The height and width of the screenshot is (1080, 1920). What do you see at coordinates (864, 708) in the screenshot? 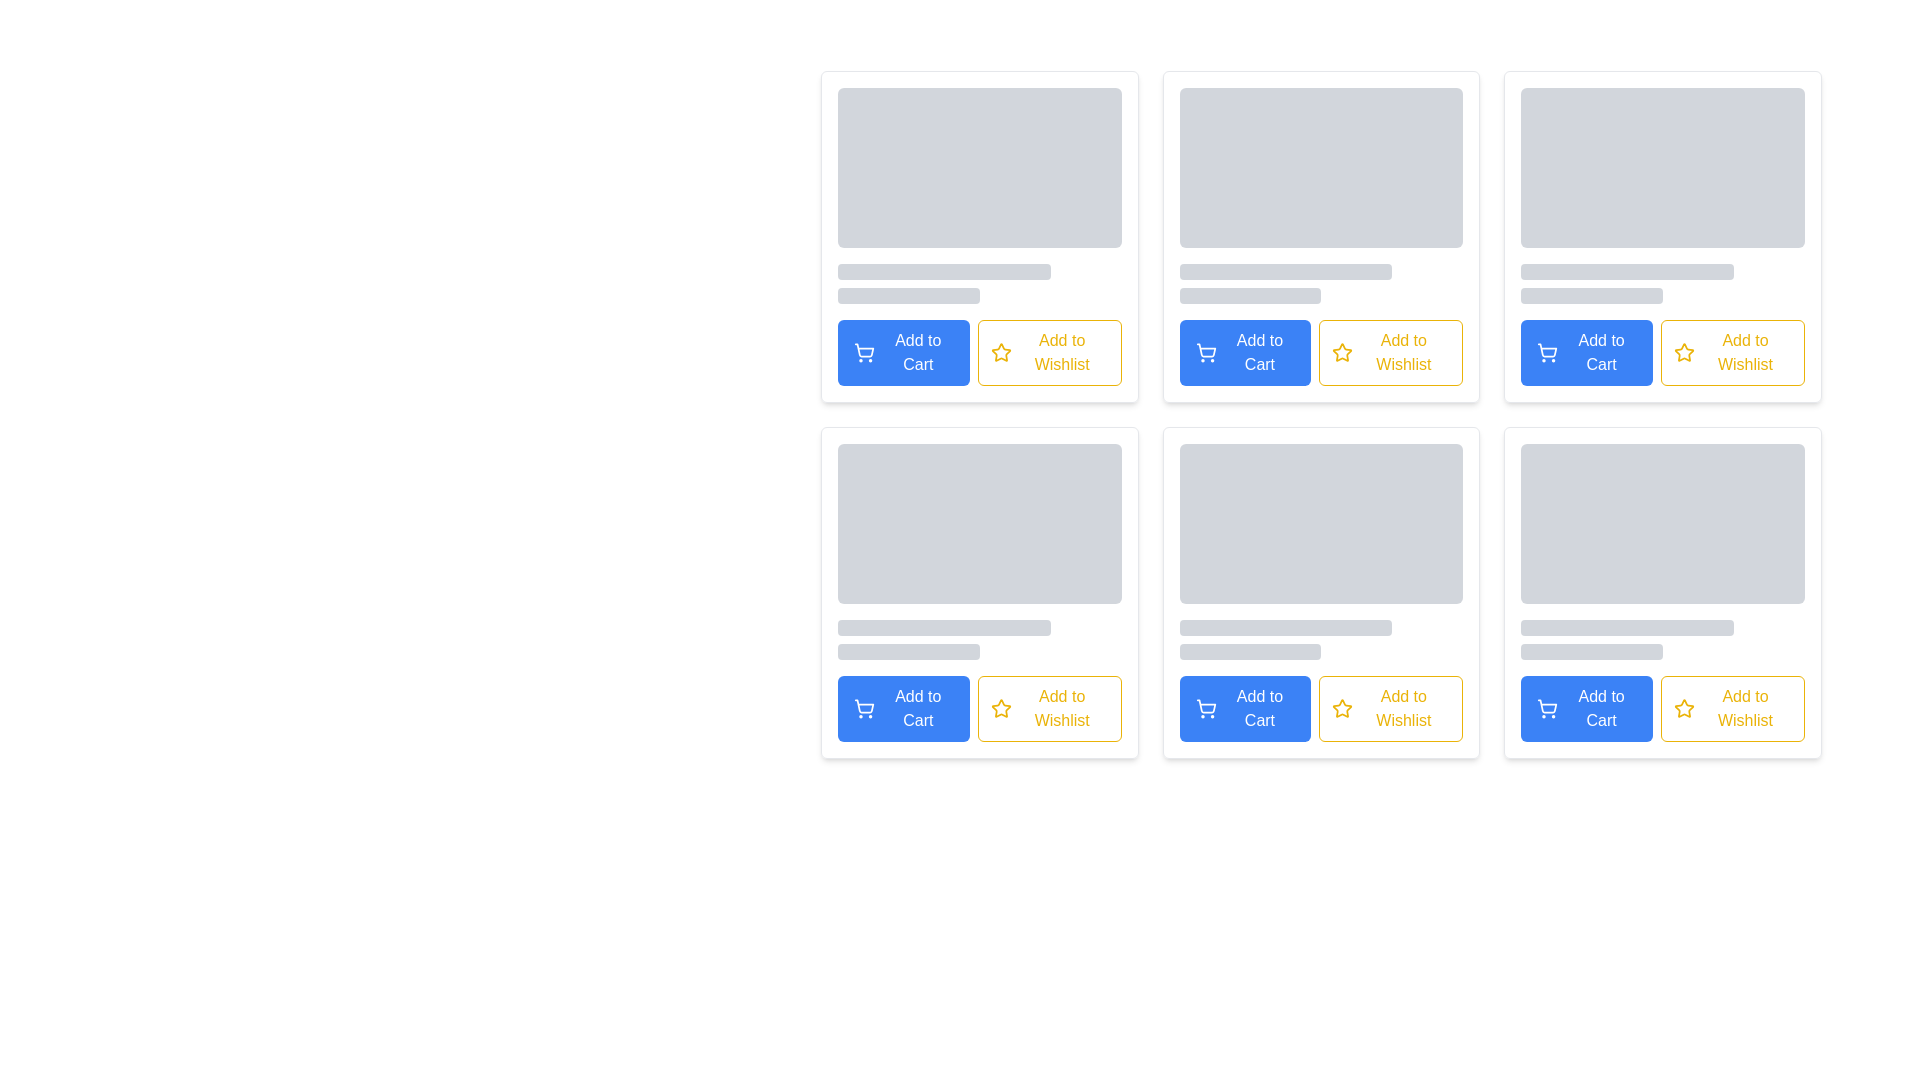
I see `the small shopping cart icon located to the left of the 'Add to Cart' button` at bounding box center [864, 708].